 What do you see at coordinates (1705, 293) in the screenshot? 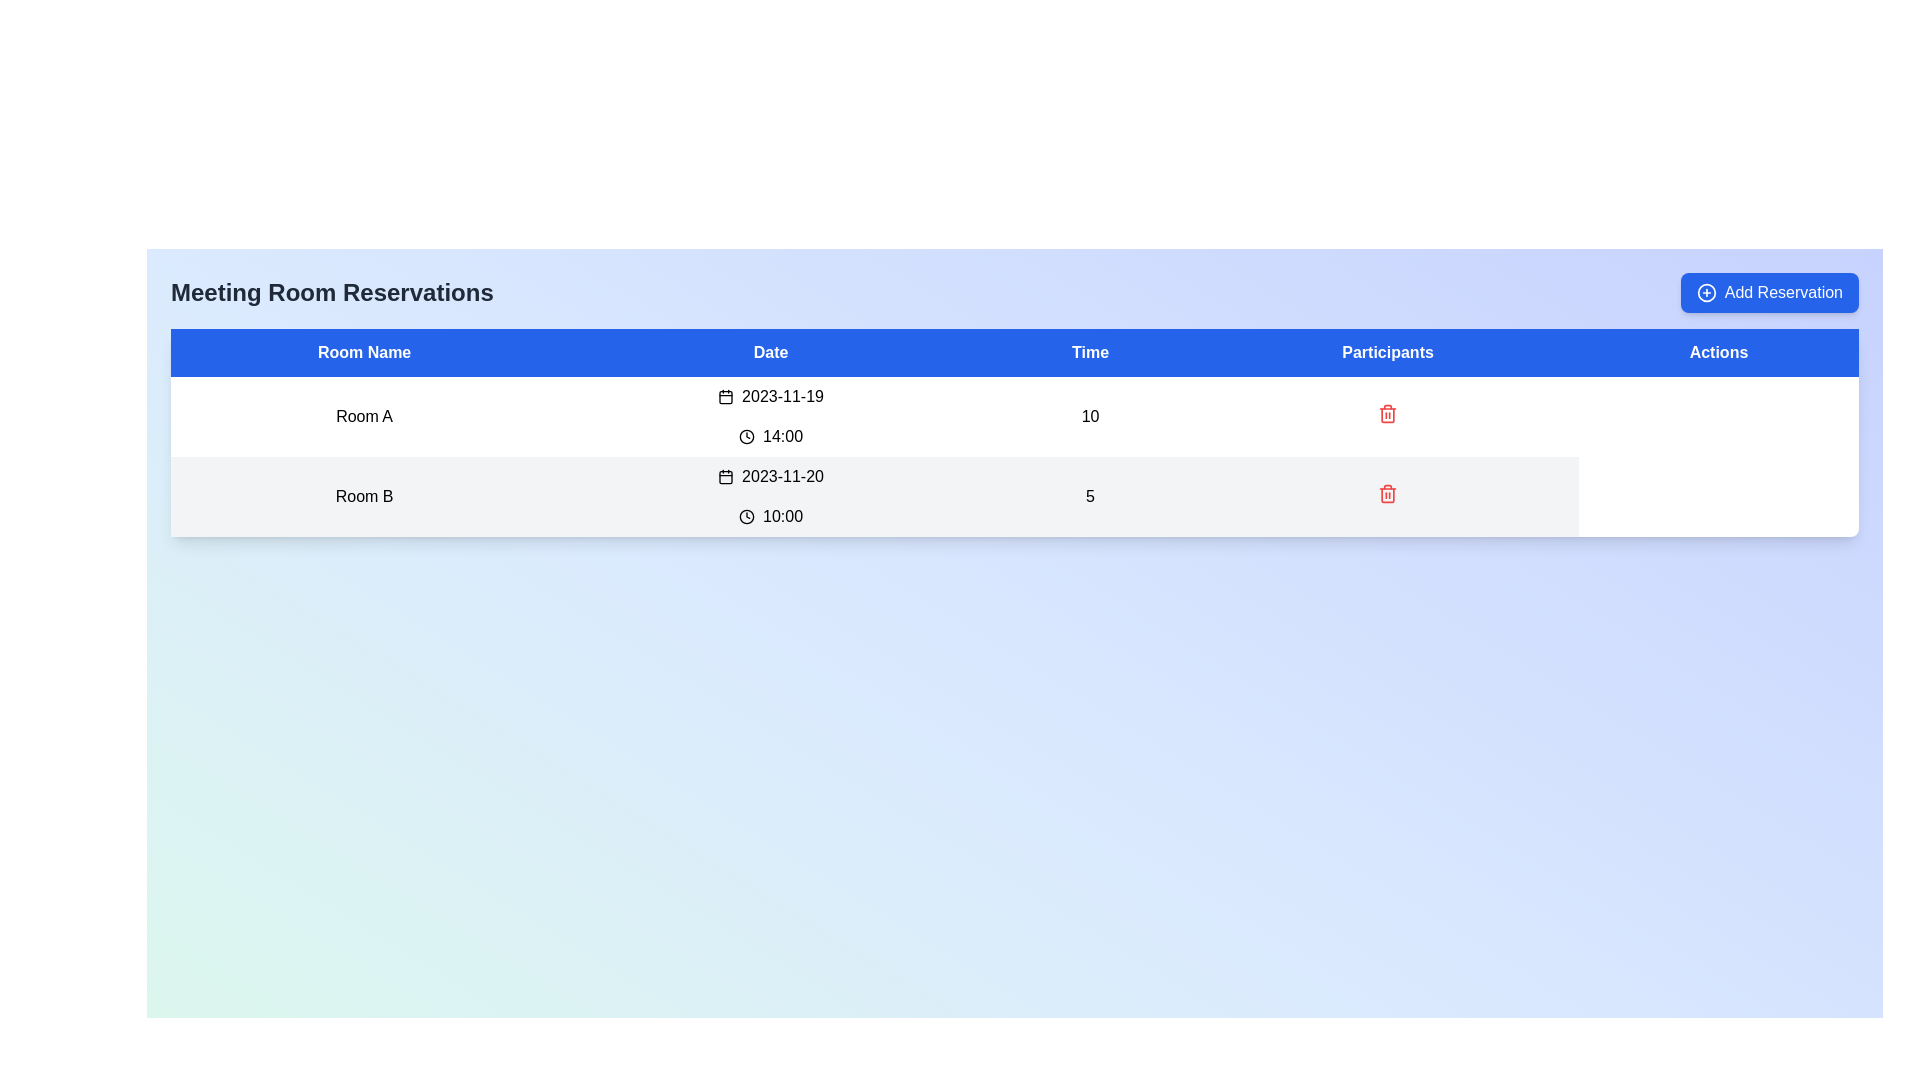
I see `the decorative icon with a plus sign located in the upper-right corner of the 'Add Reservation' button` at bounding box center [1705, 293].